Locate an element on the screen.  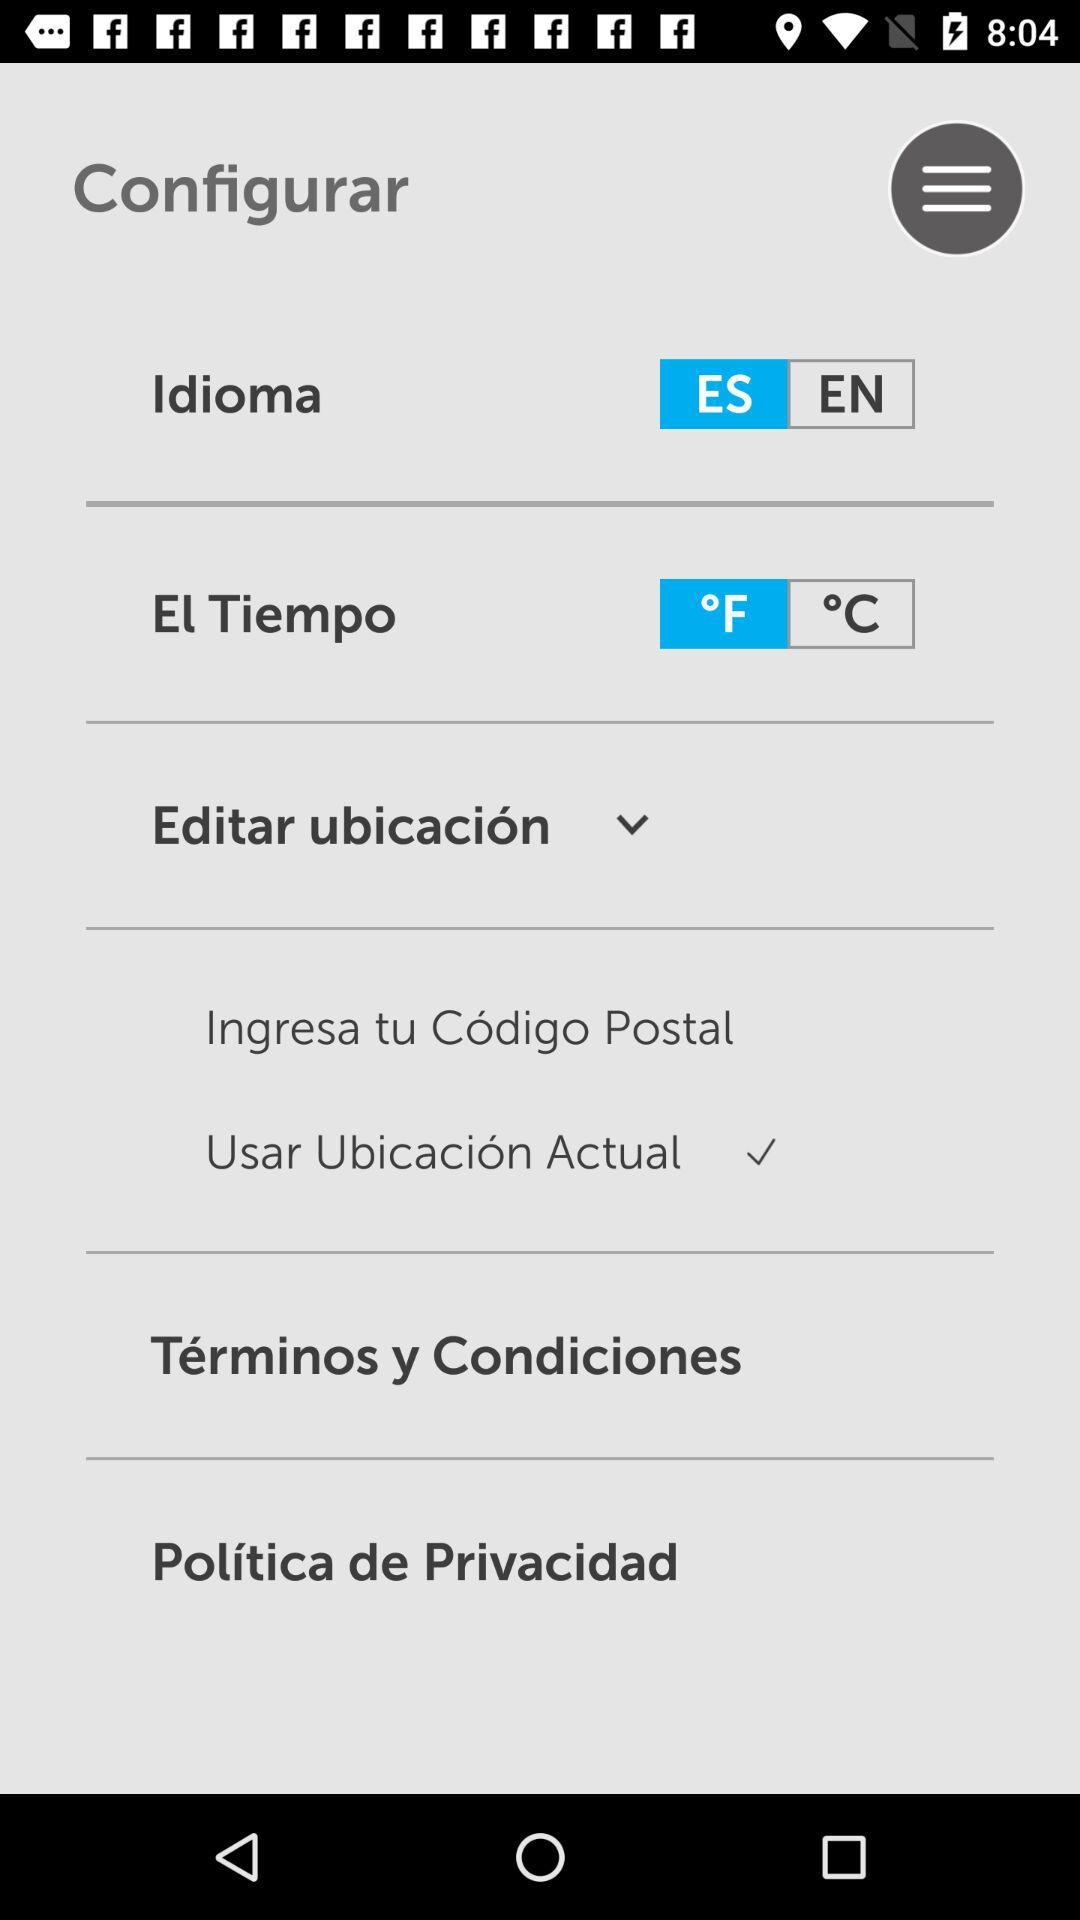
the second option in editar ubicacion category is located at coordinates (384, 1171).